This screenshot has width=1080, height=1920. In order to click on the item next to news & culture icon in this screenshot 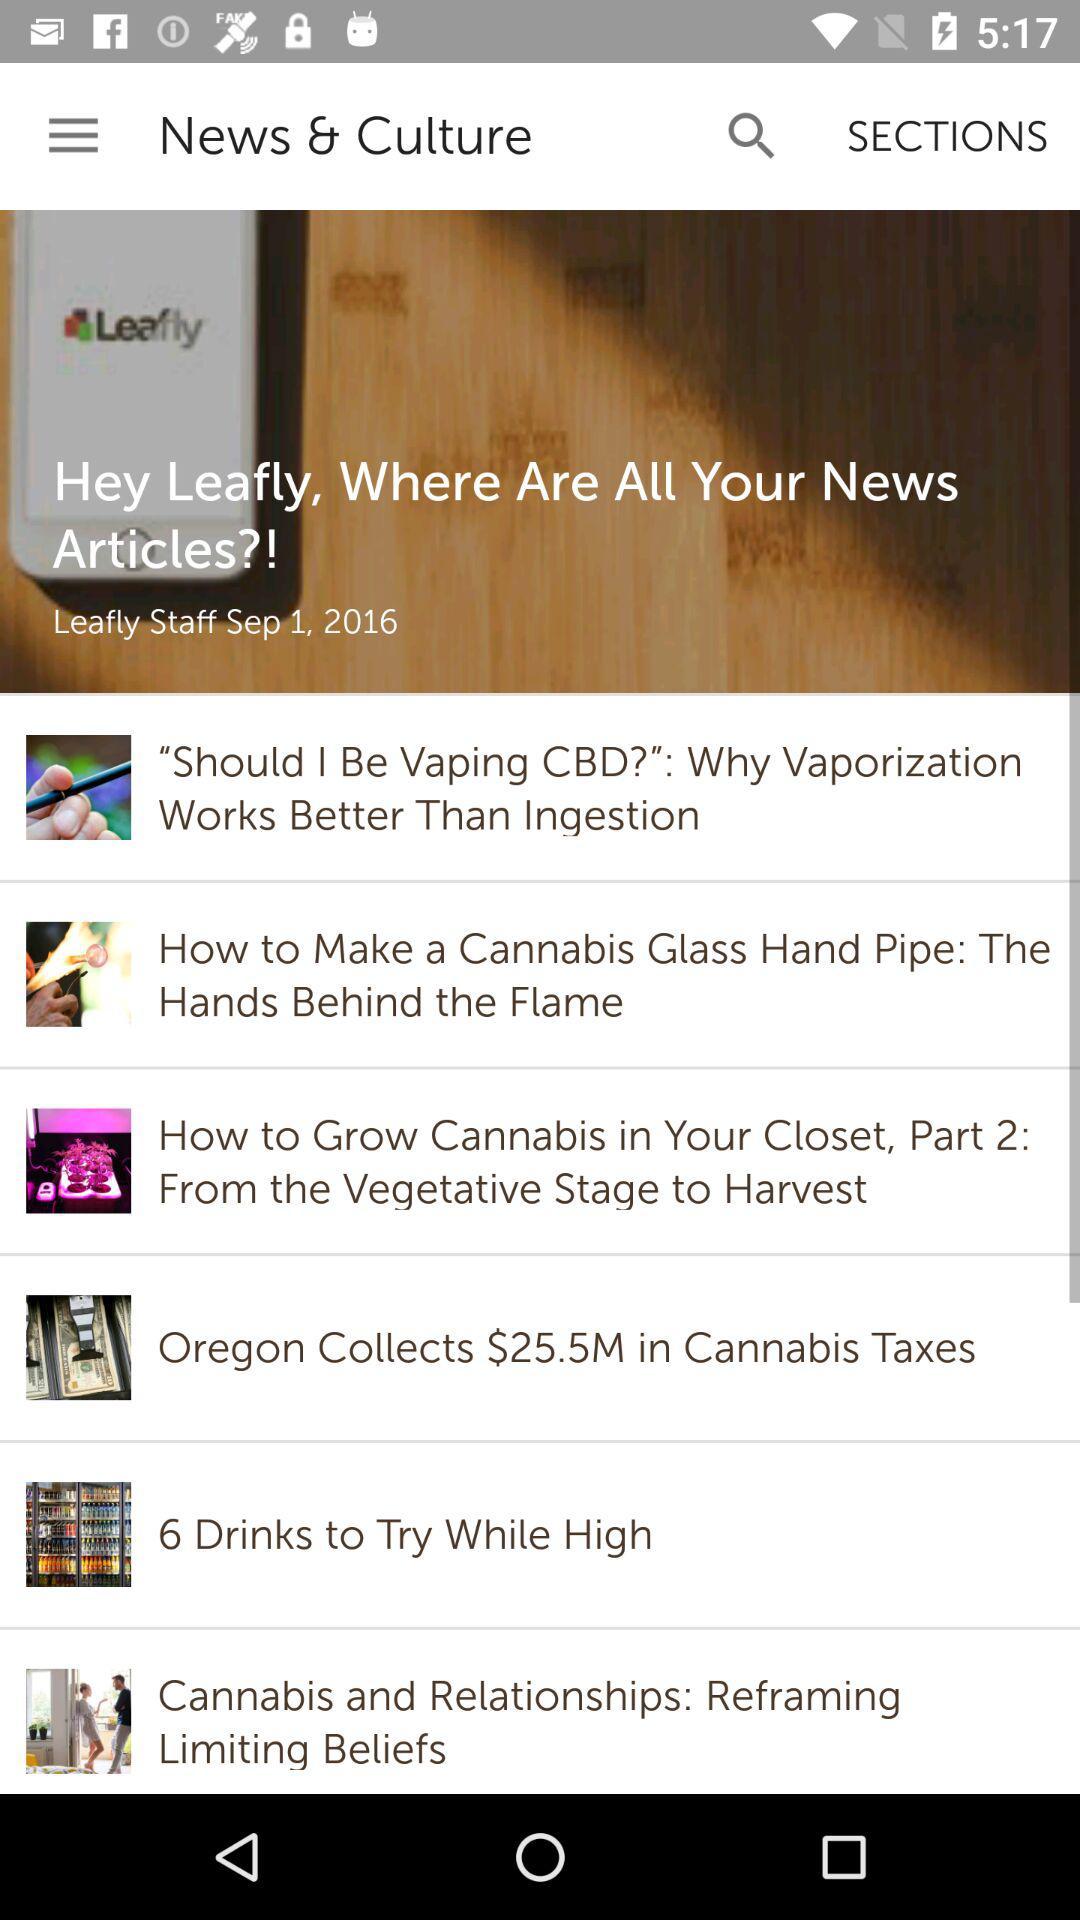, I will do `click(72, 135)`.